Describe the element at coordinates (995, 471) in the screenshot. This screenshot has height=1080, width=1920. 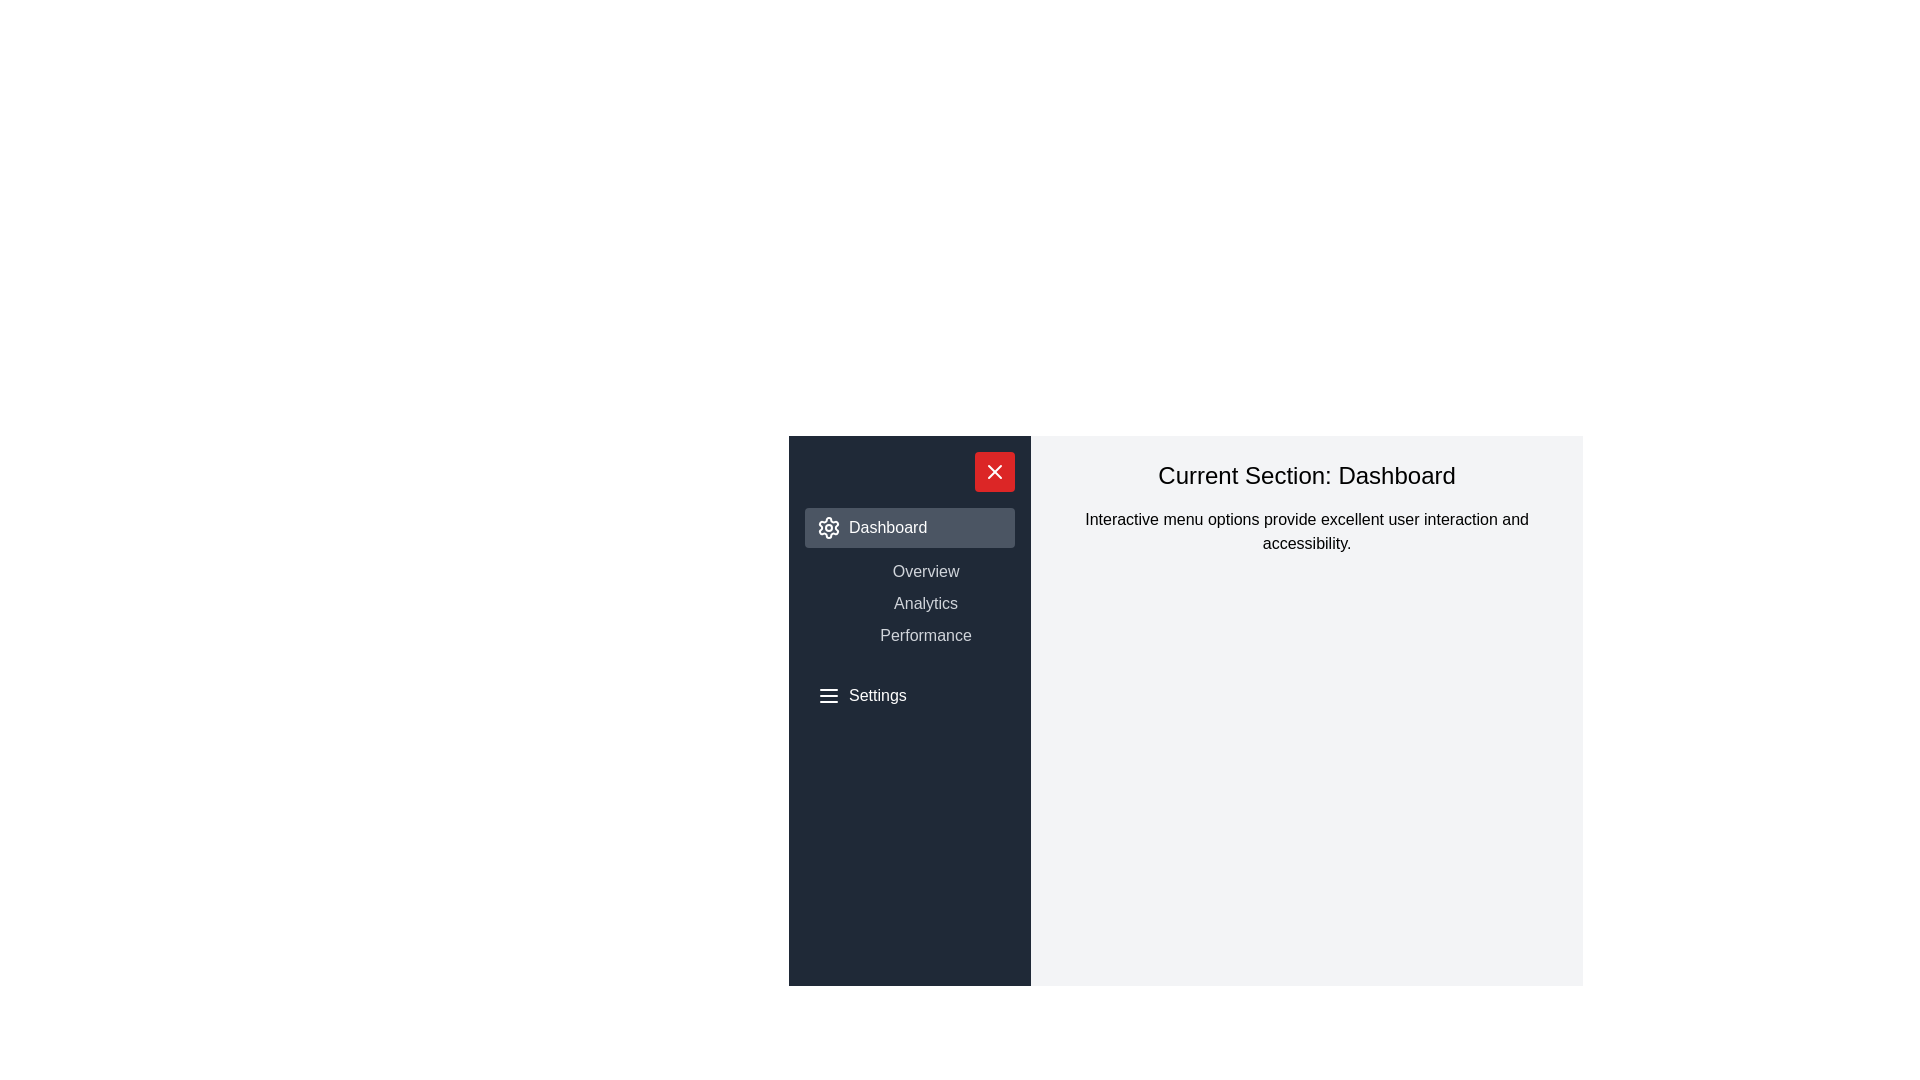
I see `the close icon located within the red square button in the top section of the left sidebar menu` at that location.